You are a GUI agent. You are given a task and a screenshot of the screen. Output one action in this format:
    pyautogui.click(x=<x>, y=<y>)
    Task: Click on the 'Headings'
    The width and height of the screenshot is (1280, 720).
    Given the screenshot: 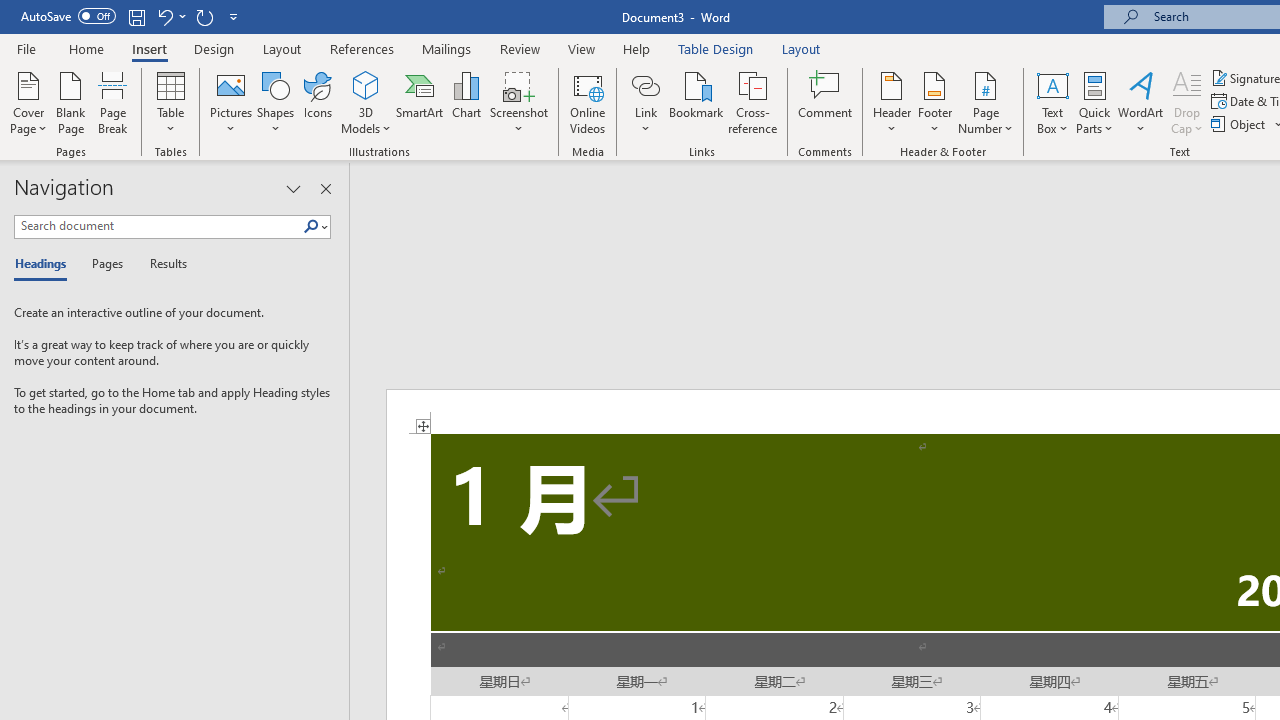 What is the action you would take?
    pyautogui.click(x=45, y=264)
    